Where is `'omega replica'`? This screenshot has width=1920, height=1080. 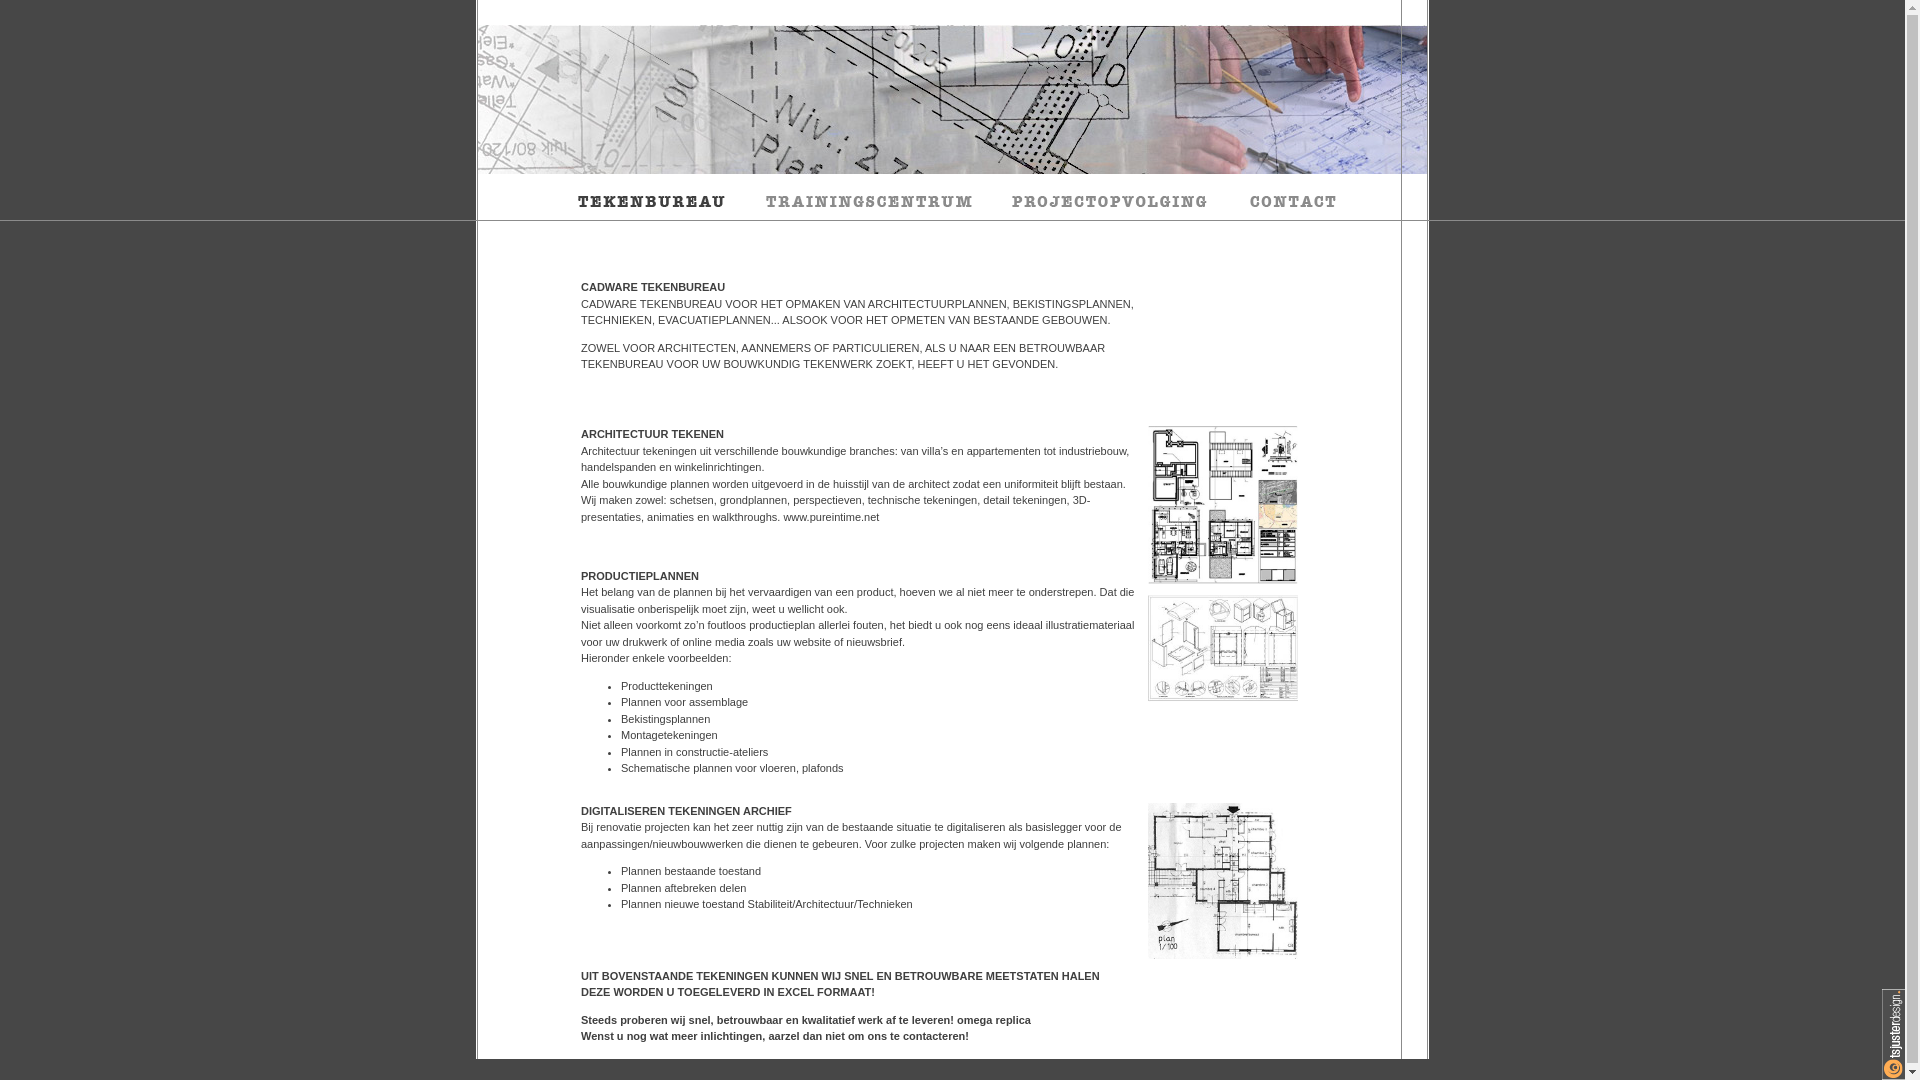 'omega replica' is located at coordinates (993, 1019).